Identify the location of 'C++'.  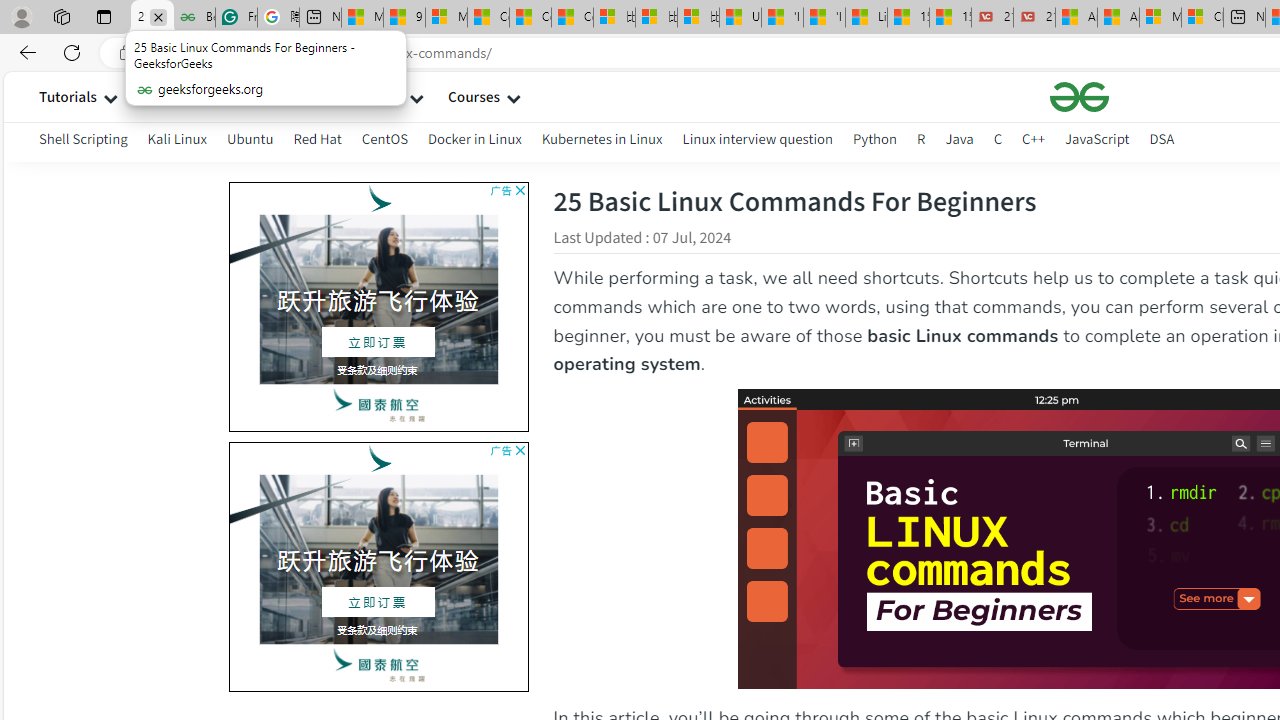
(1034, 138).